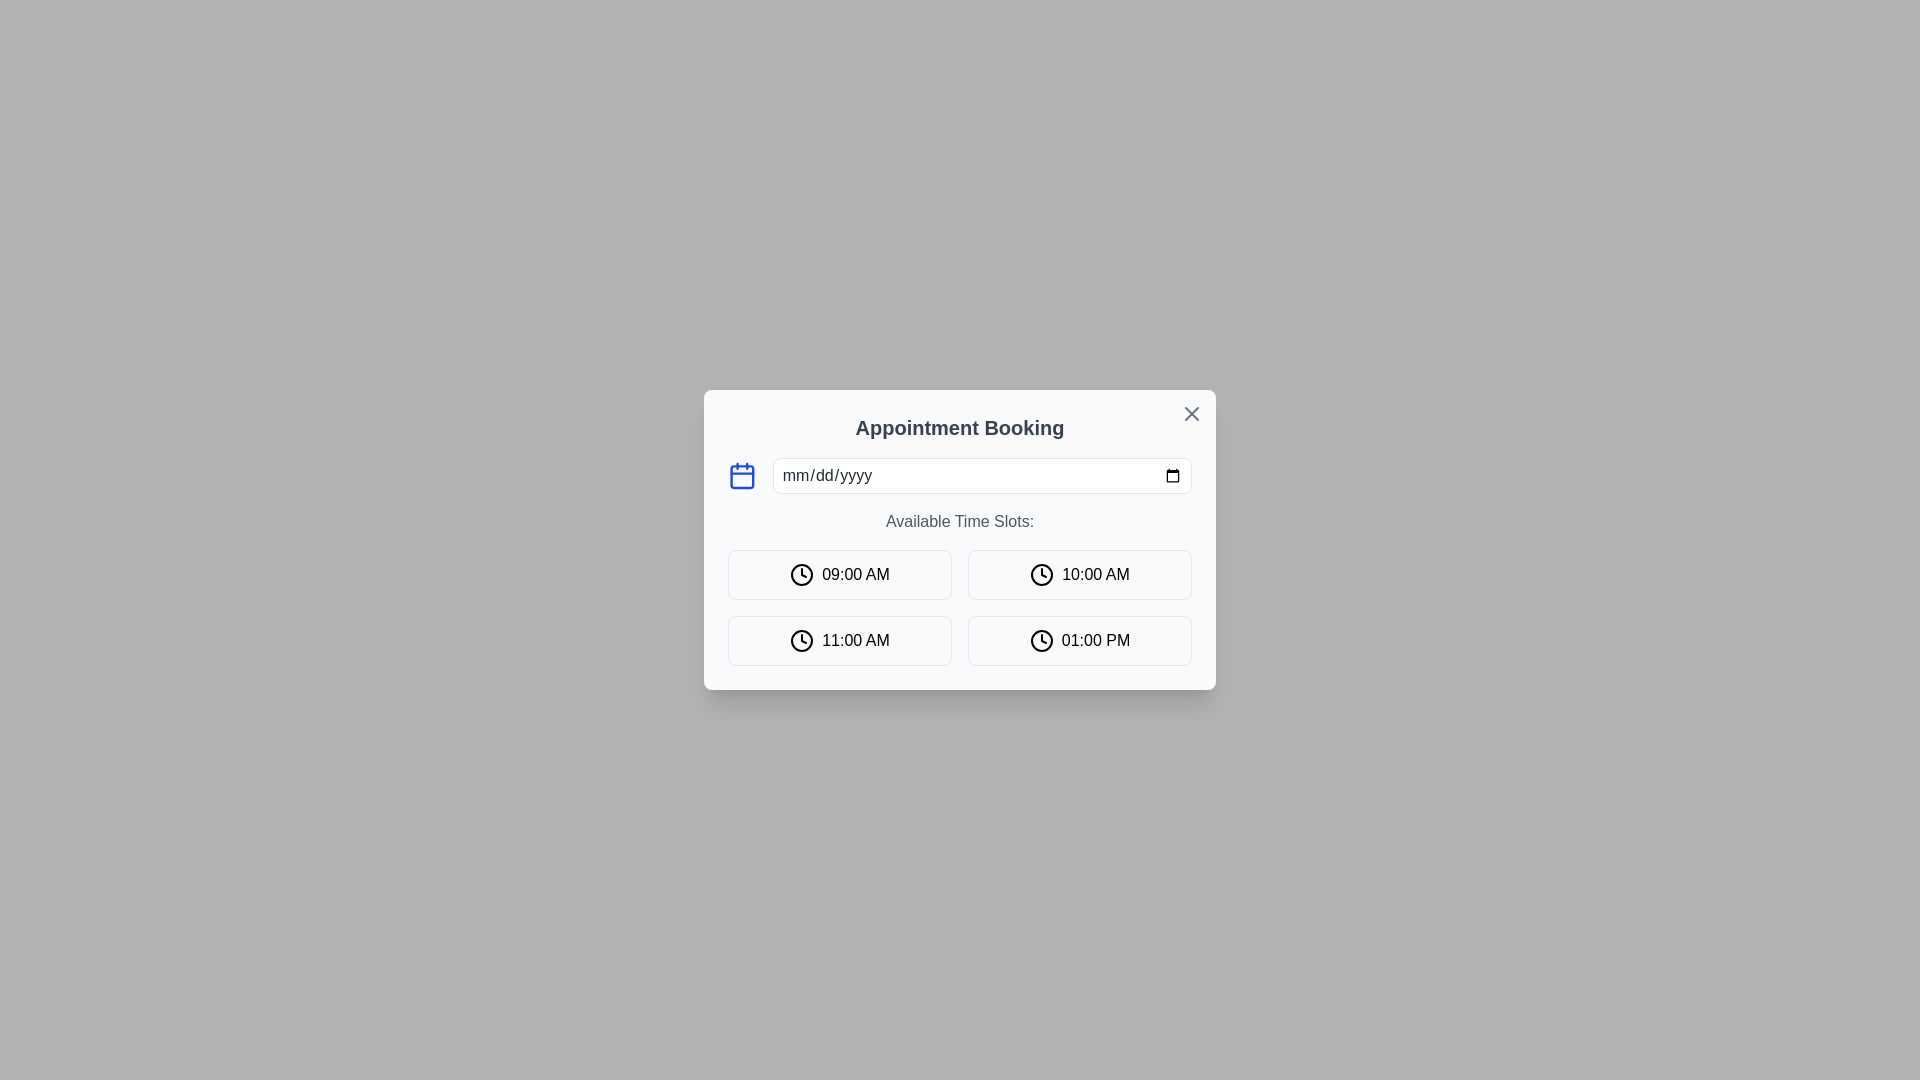 The width and height of the screenshot is (1920, 1080). What do you see at coordinates (1041, 574) in the screenshot?
I see `the outer circular boundary of the clock icon representing the '10:00 AM' time slot in the time slot selector interface` at bounding box center [1041, 574].